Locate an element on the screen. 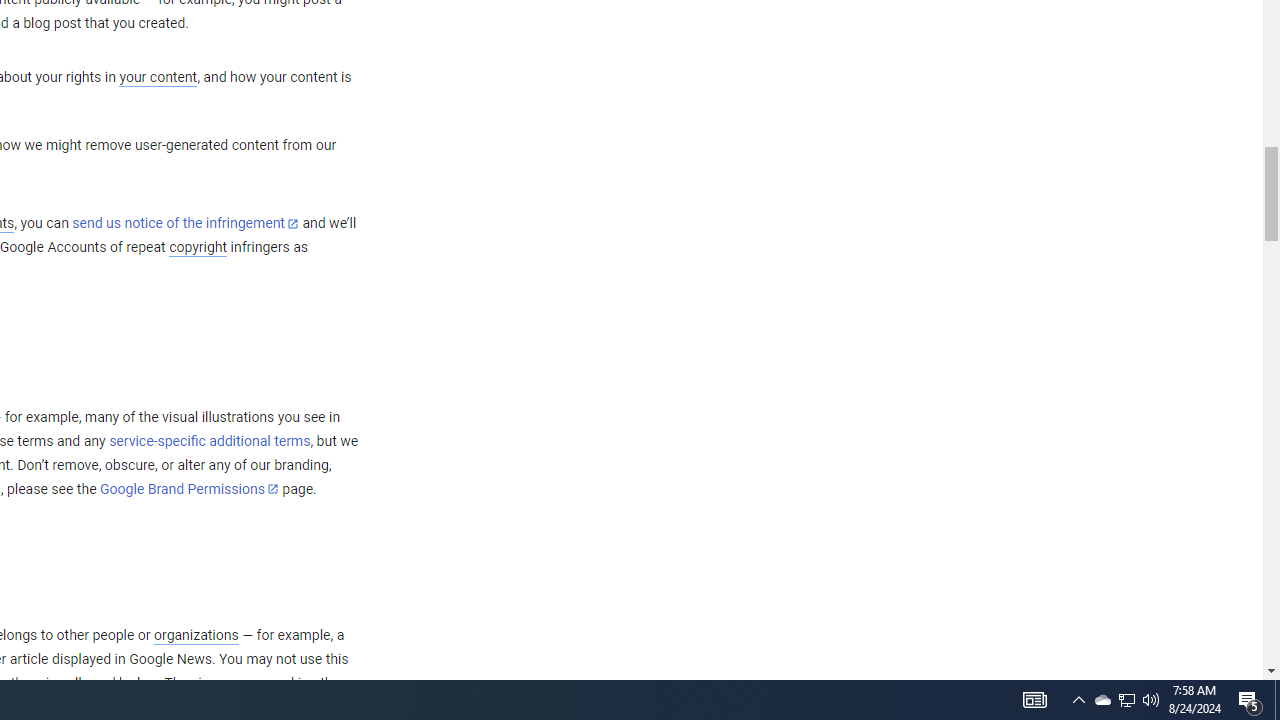  'organizations' is located at coordinates (196, 635).